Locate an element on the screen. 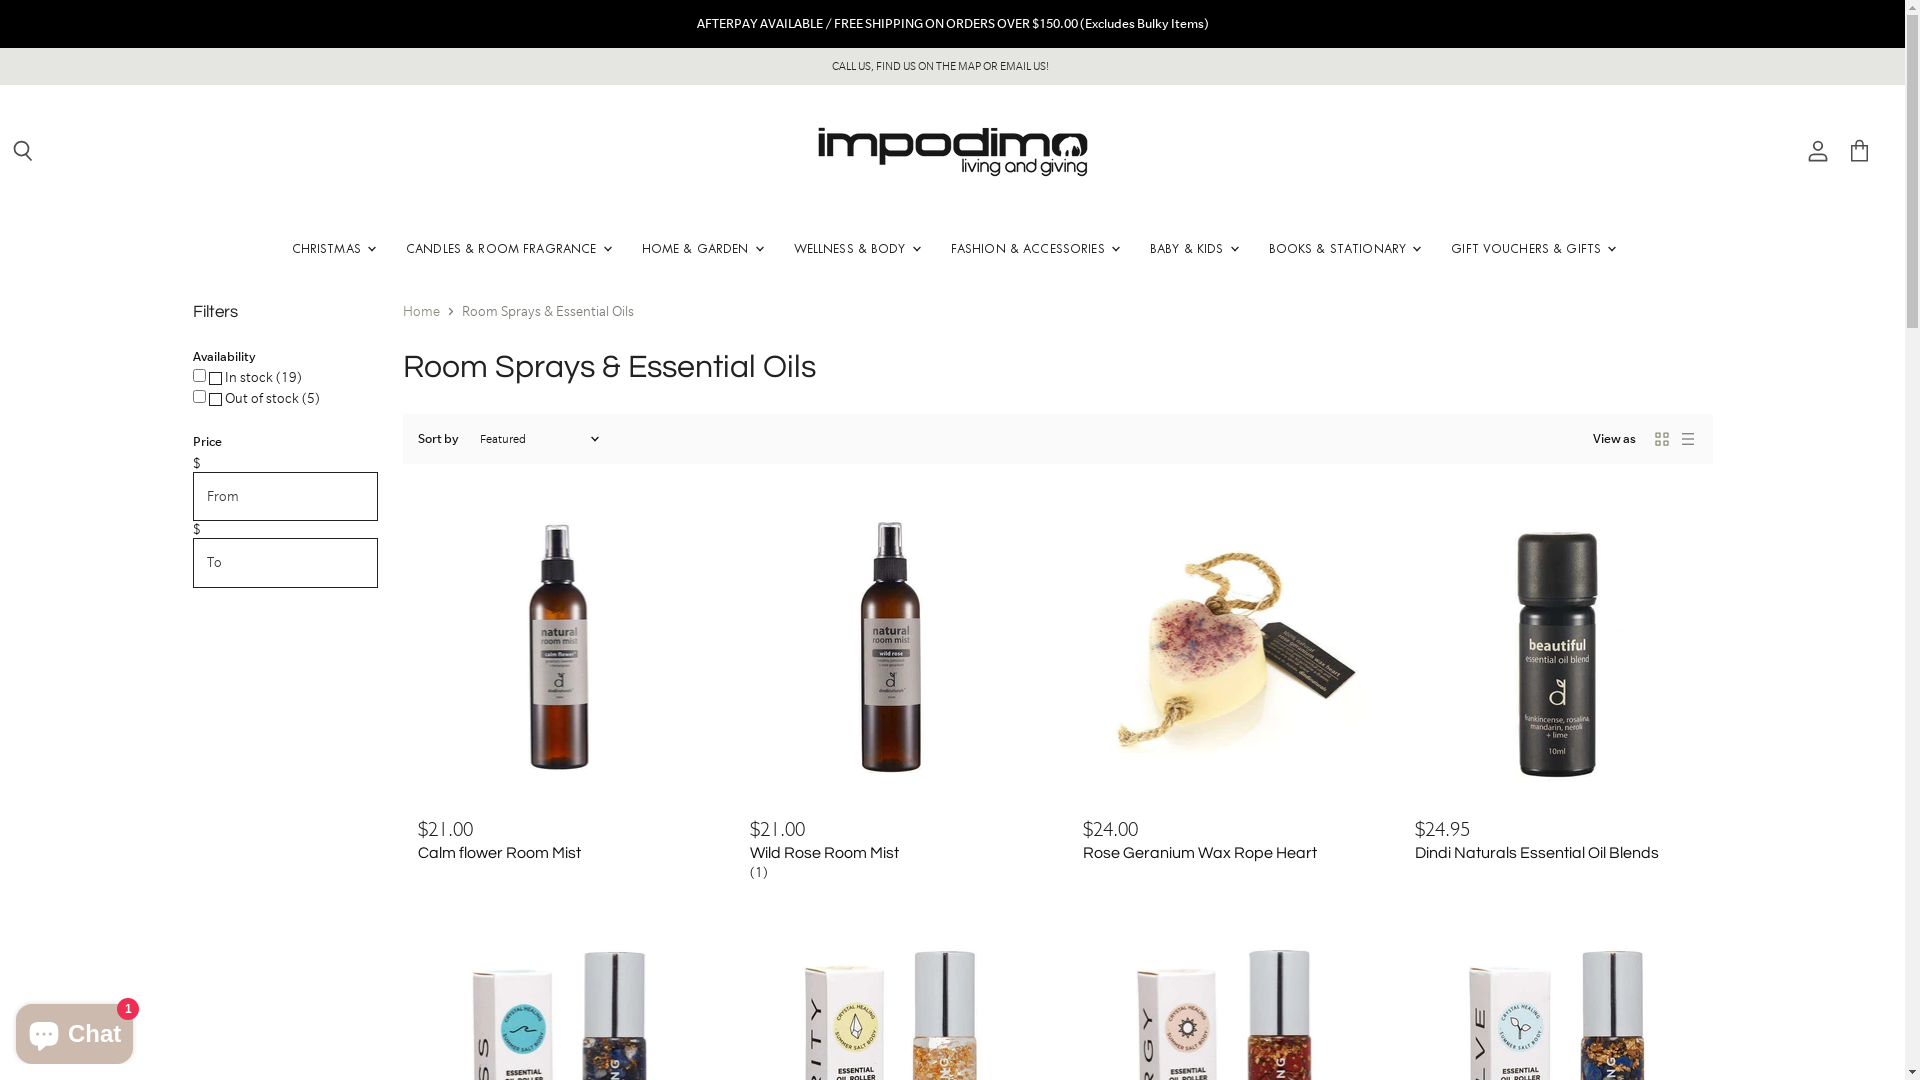 This screenshot has width=1920, height=1080. 'Shopify online store chat' is located at coordinates (74, 1029).